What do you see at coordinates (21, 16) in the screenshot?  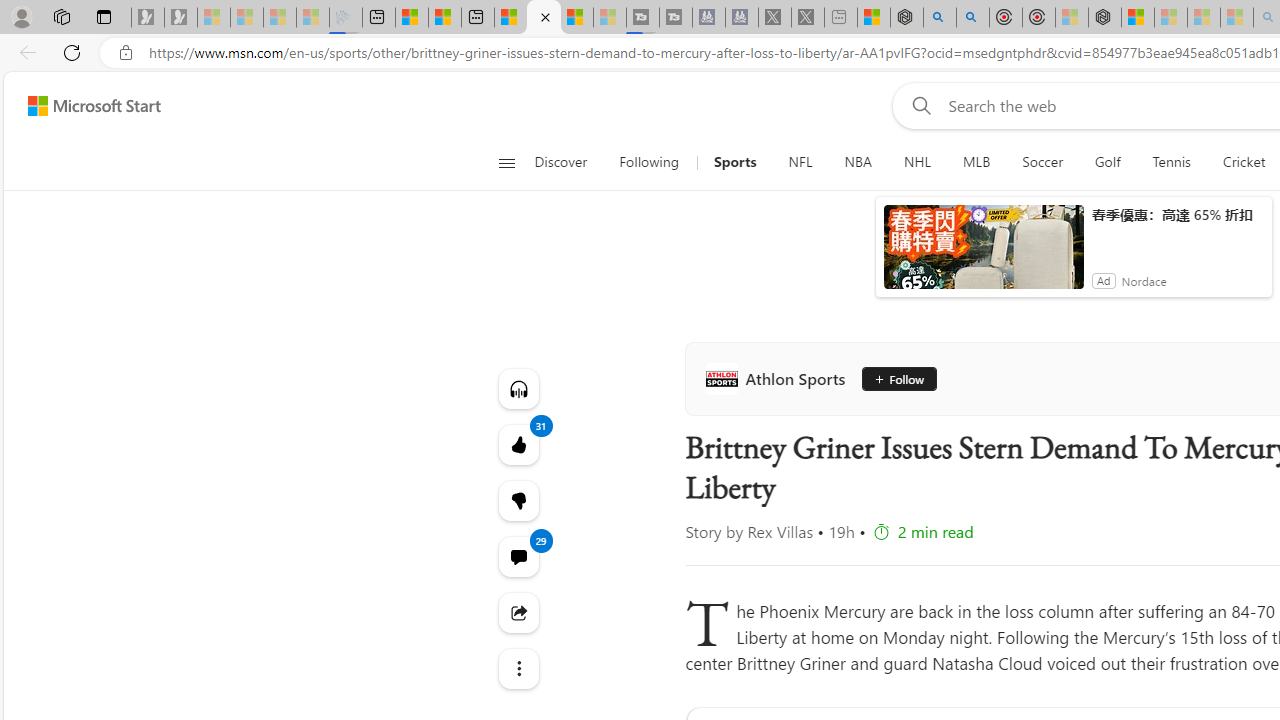 I see `'Personal Profile'` at bounding box center [21, 16].